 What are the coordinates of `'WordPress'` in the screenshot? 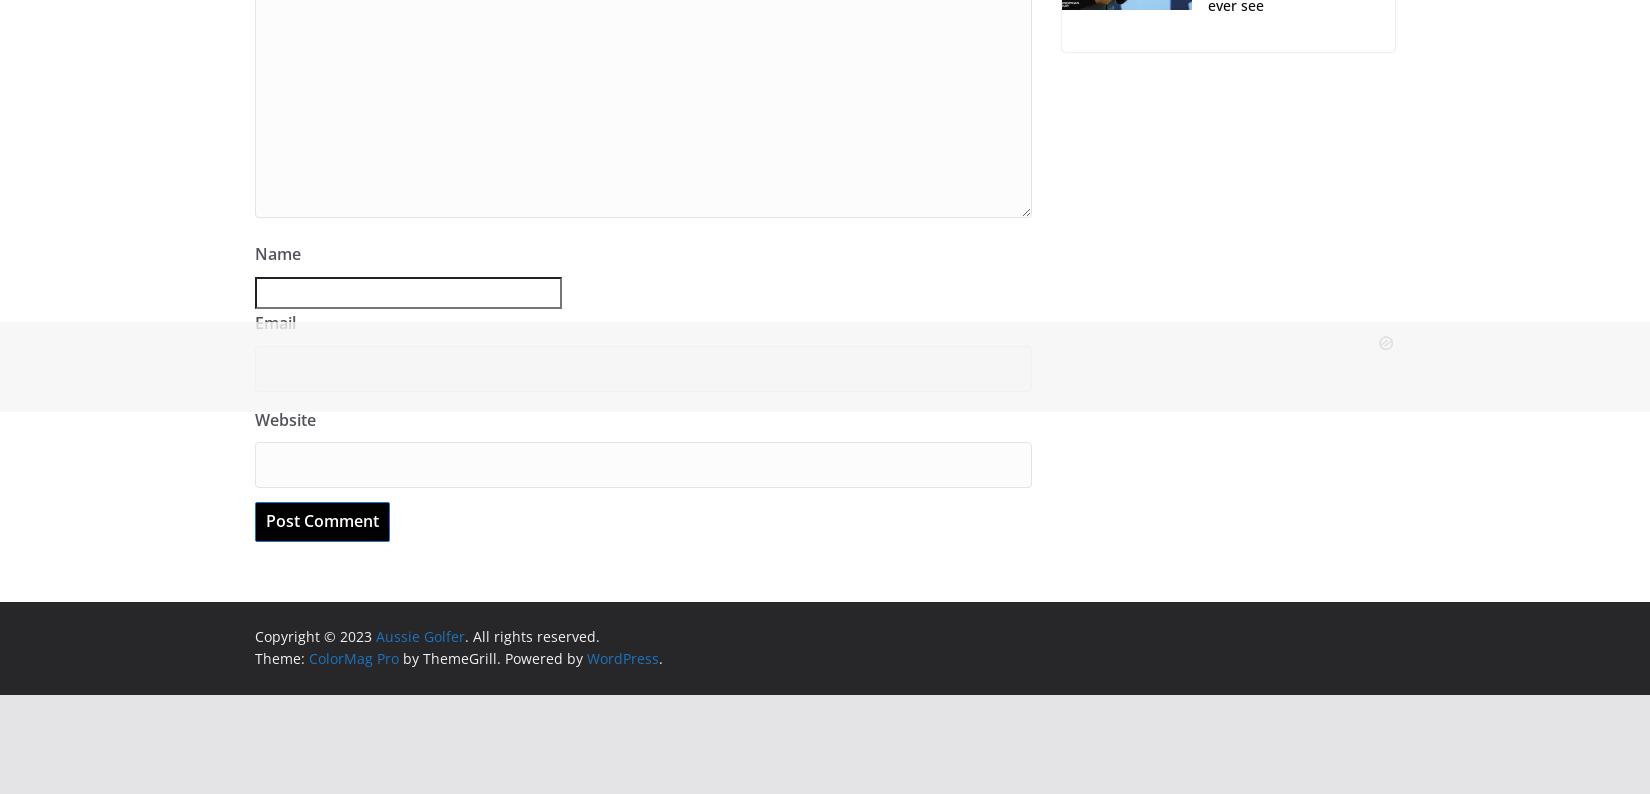 It's located at (586, 657).